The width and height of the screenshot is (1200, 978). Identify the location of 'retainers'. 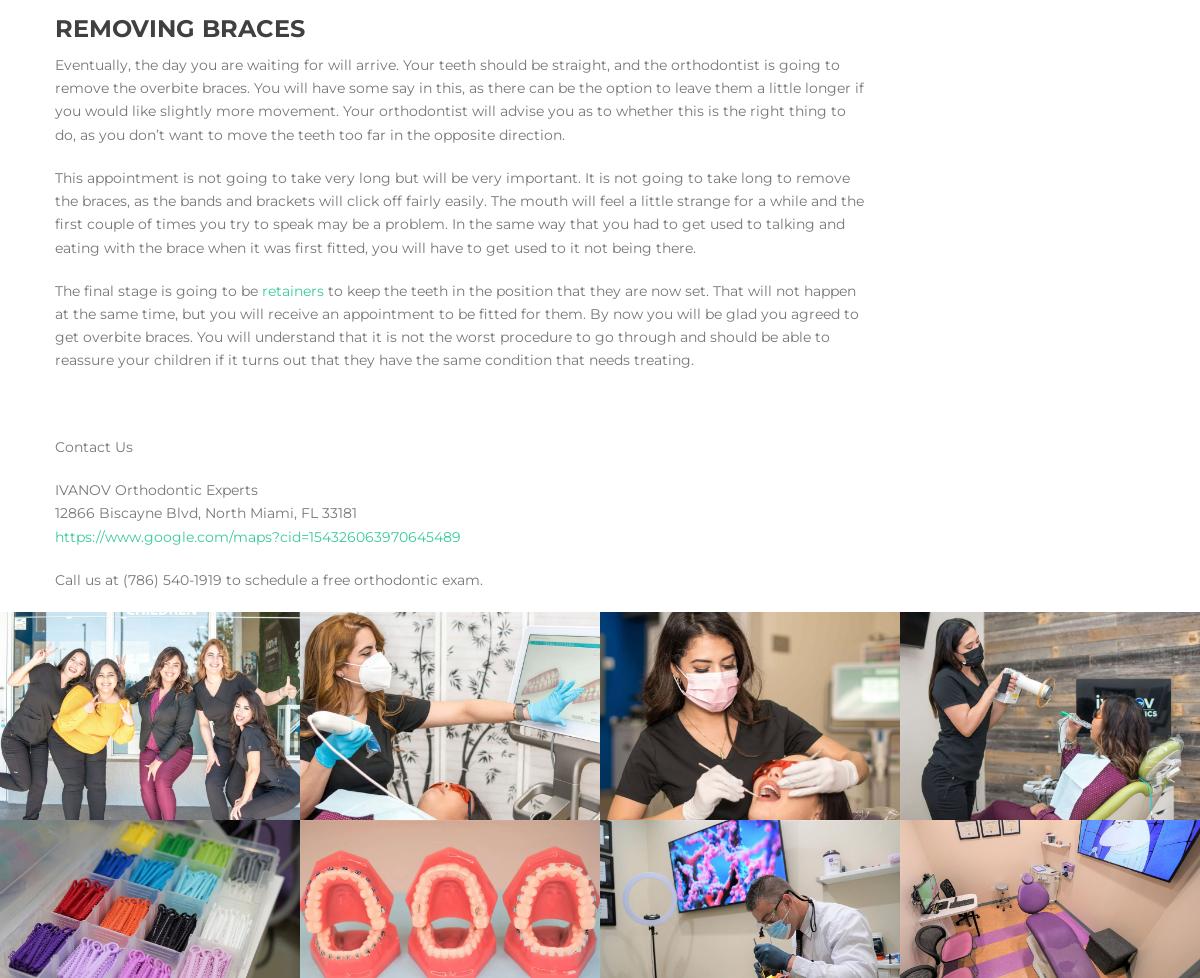
(292, 288).